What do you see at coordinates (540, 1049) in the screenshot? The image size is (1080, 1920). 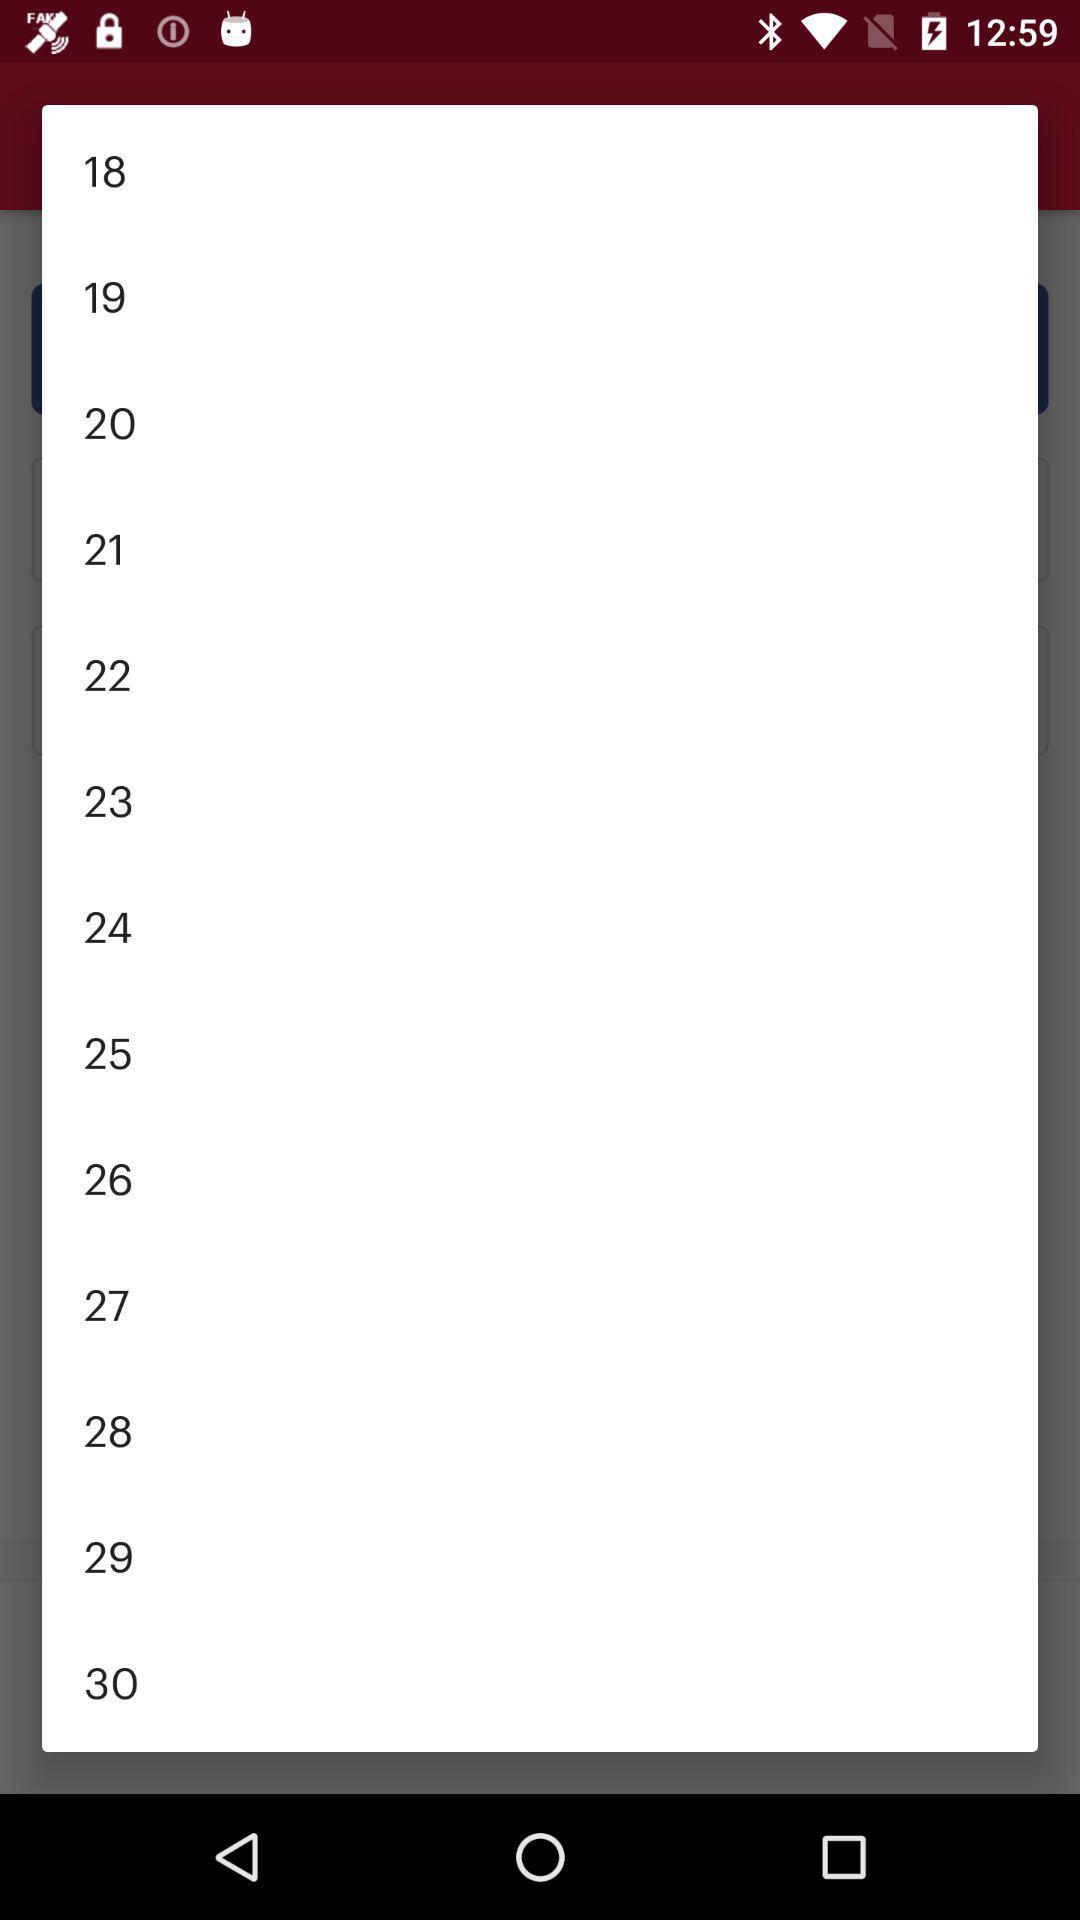 I see `item below 24` at bounding box center [540, 1049].